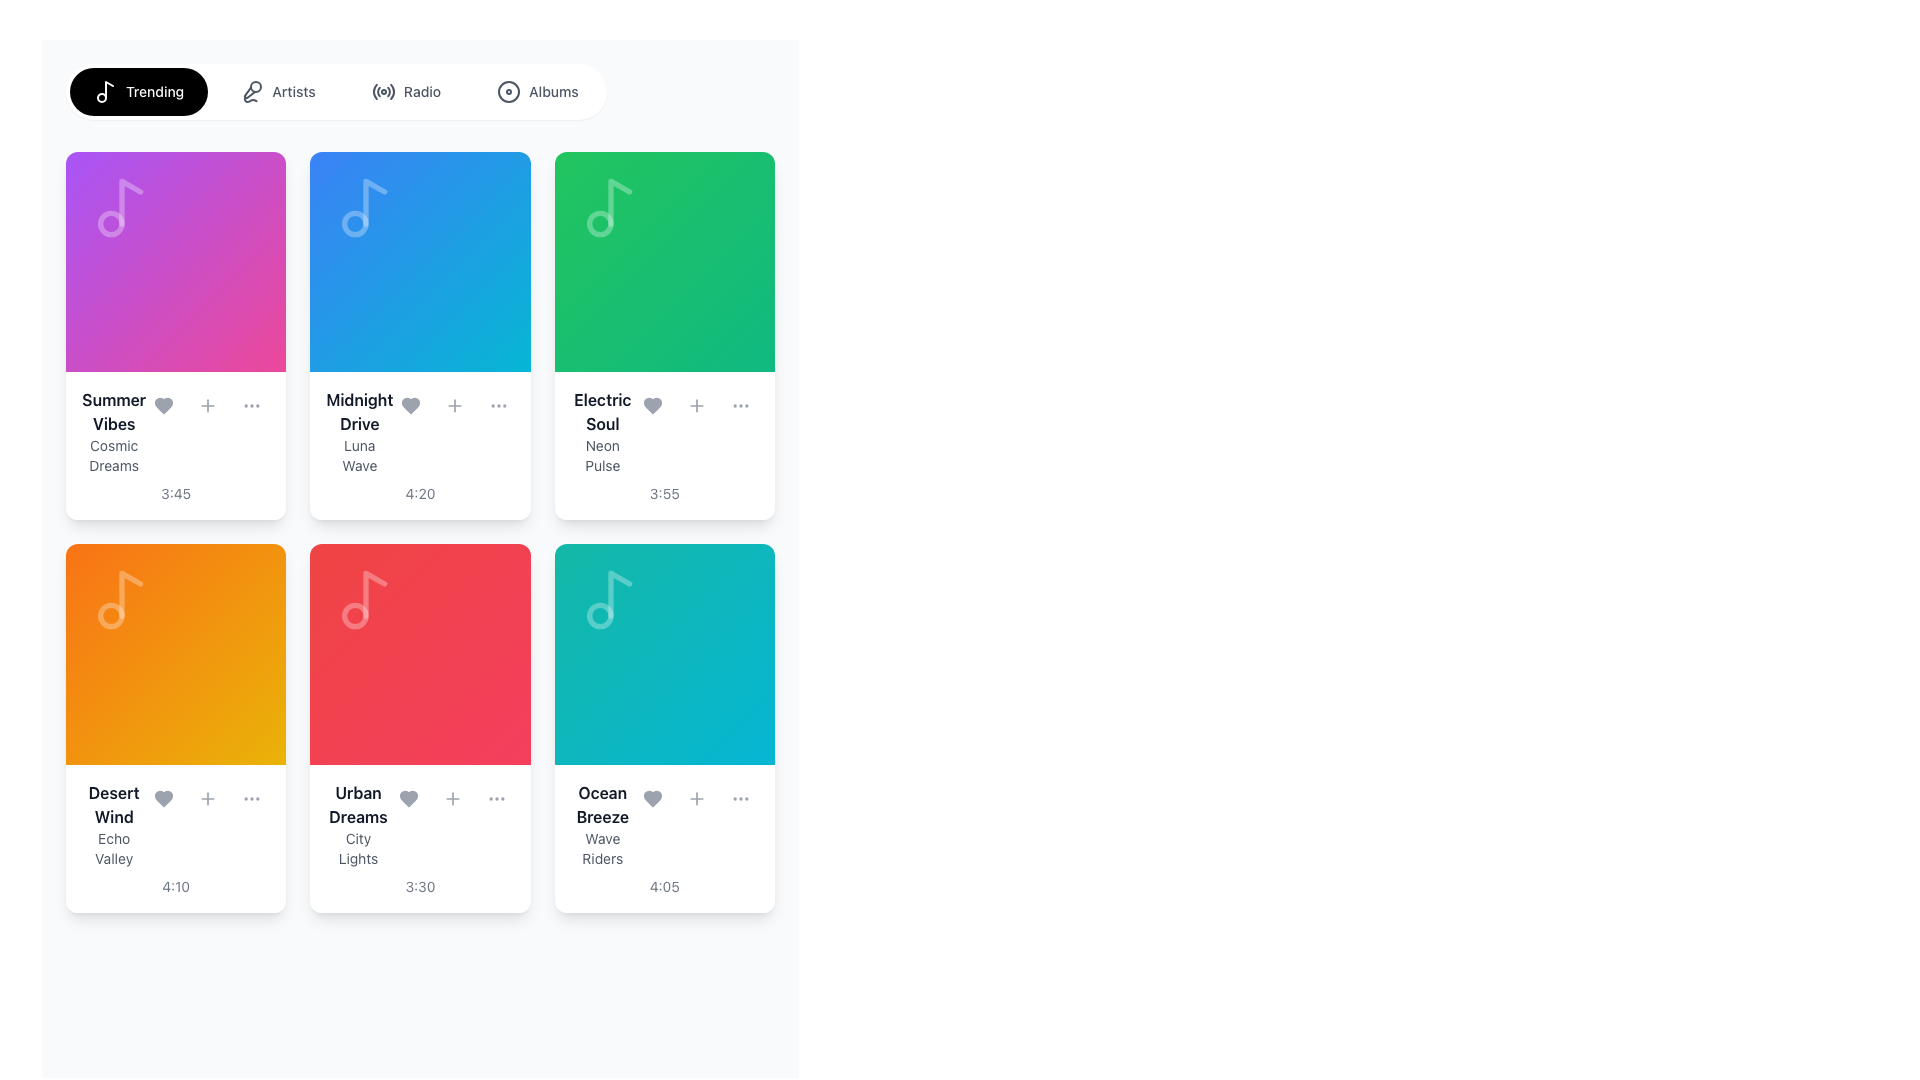 The height and width of the screenshot is (1080, 1920). I want to click on the circular button with three horizontal dots ('...') located in the controls section under the 'Midnight Drive' song tile, so click(499, 405).